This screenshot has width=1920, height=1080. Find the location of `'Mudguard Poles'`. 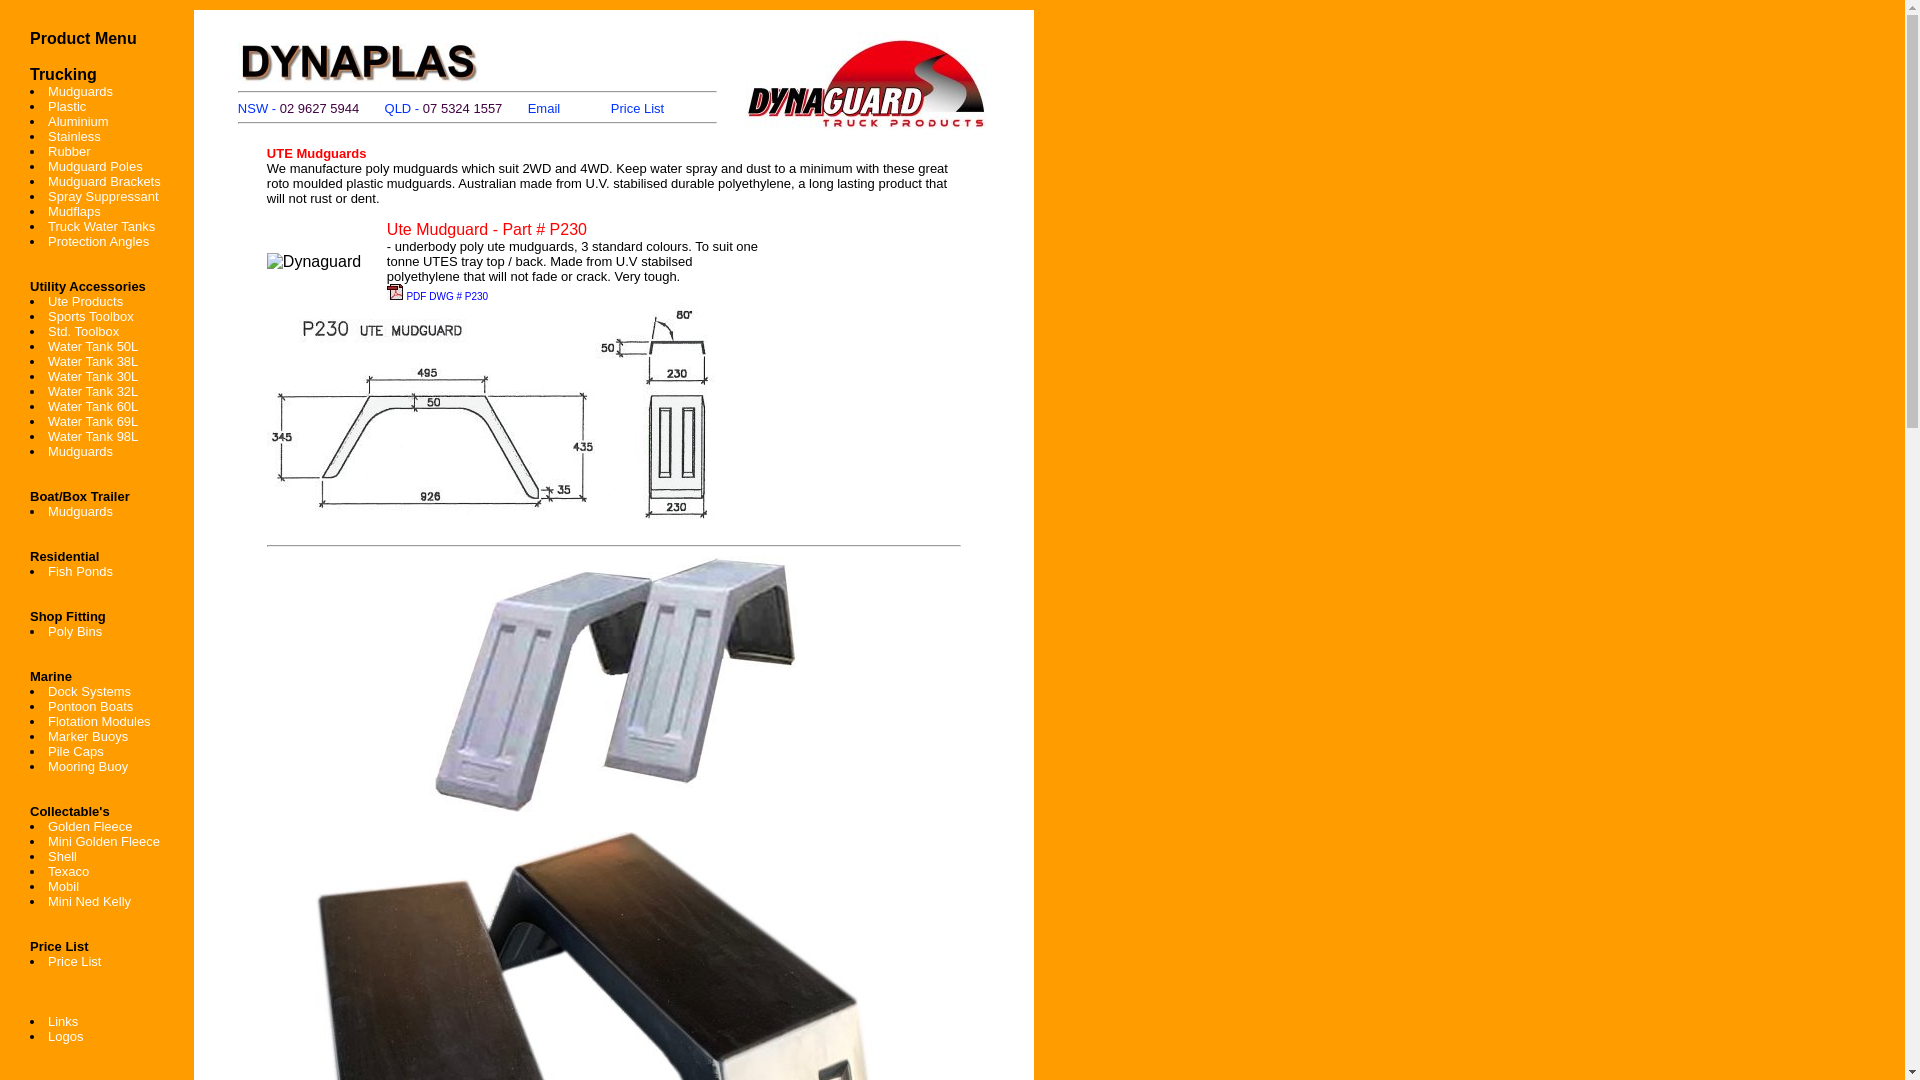

'Mudguard Poles' is located at coordinates (94, 165).